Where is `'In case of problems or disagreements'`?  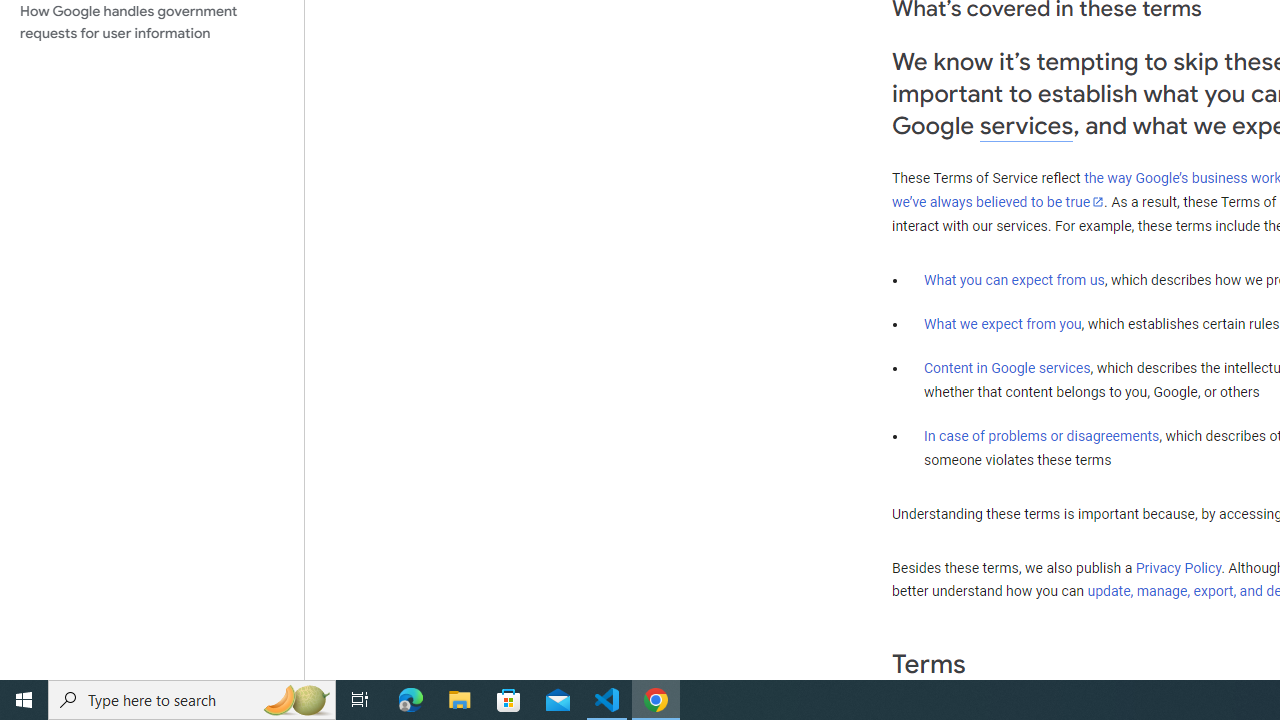 'In case of problems or disagreements' is located at coordinates (1040, 434).